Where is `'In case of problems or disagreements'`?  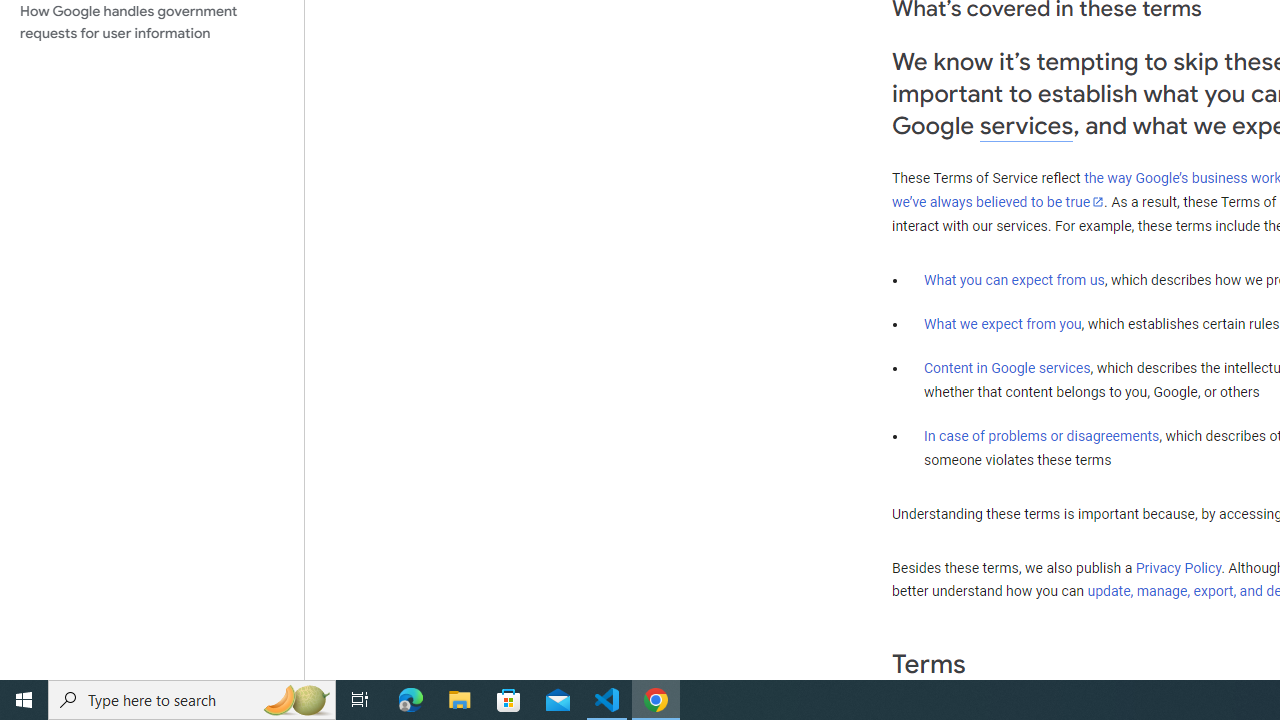 'In case of problems or disagreements' is located at coordinates (1040, 434).